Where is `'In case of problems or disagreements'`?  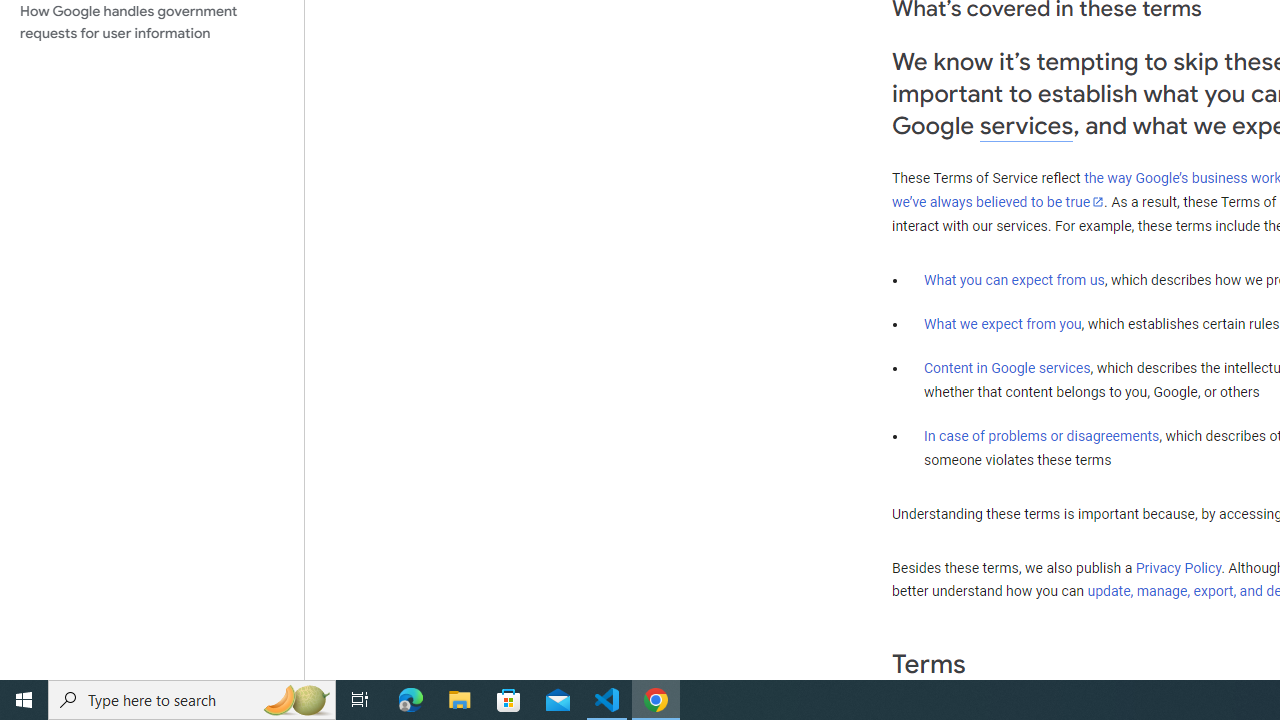 'In case of problems or disagreements' is located at coordinates (1040, 434).